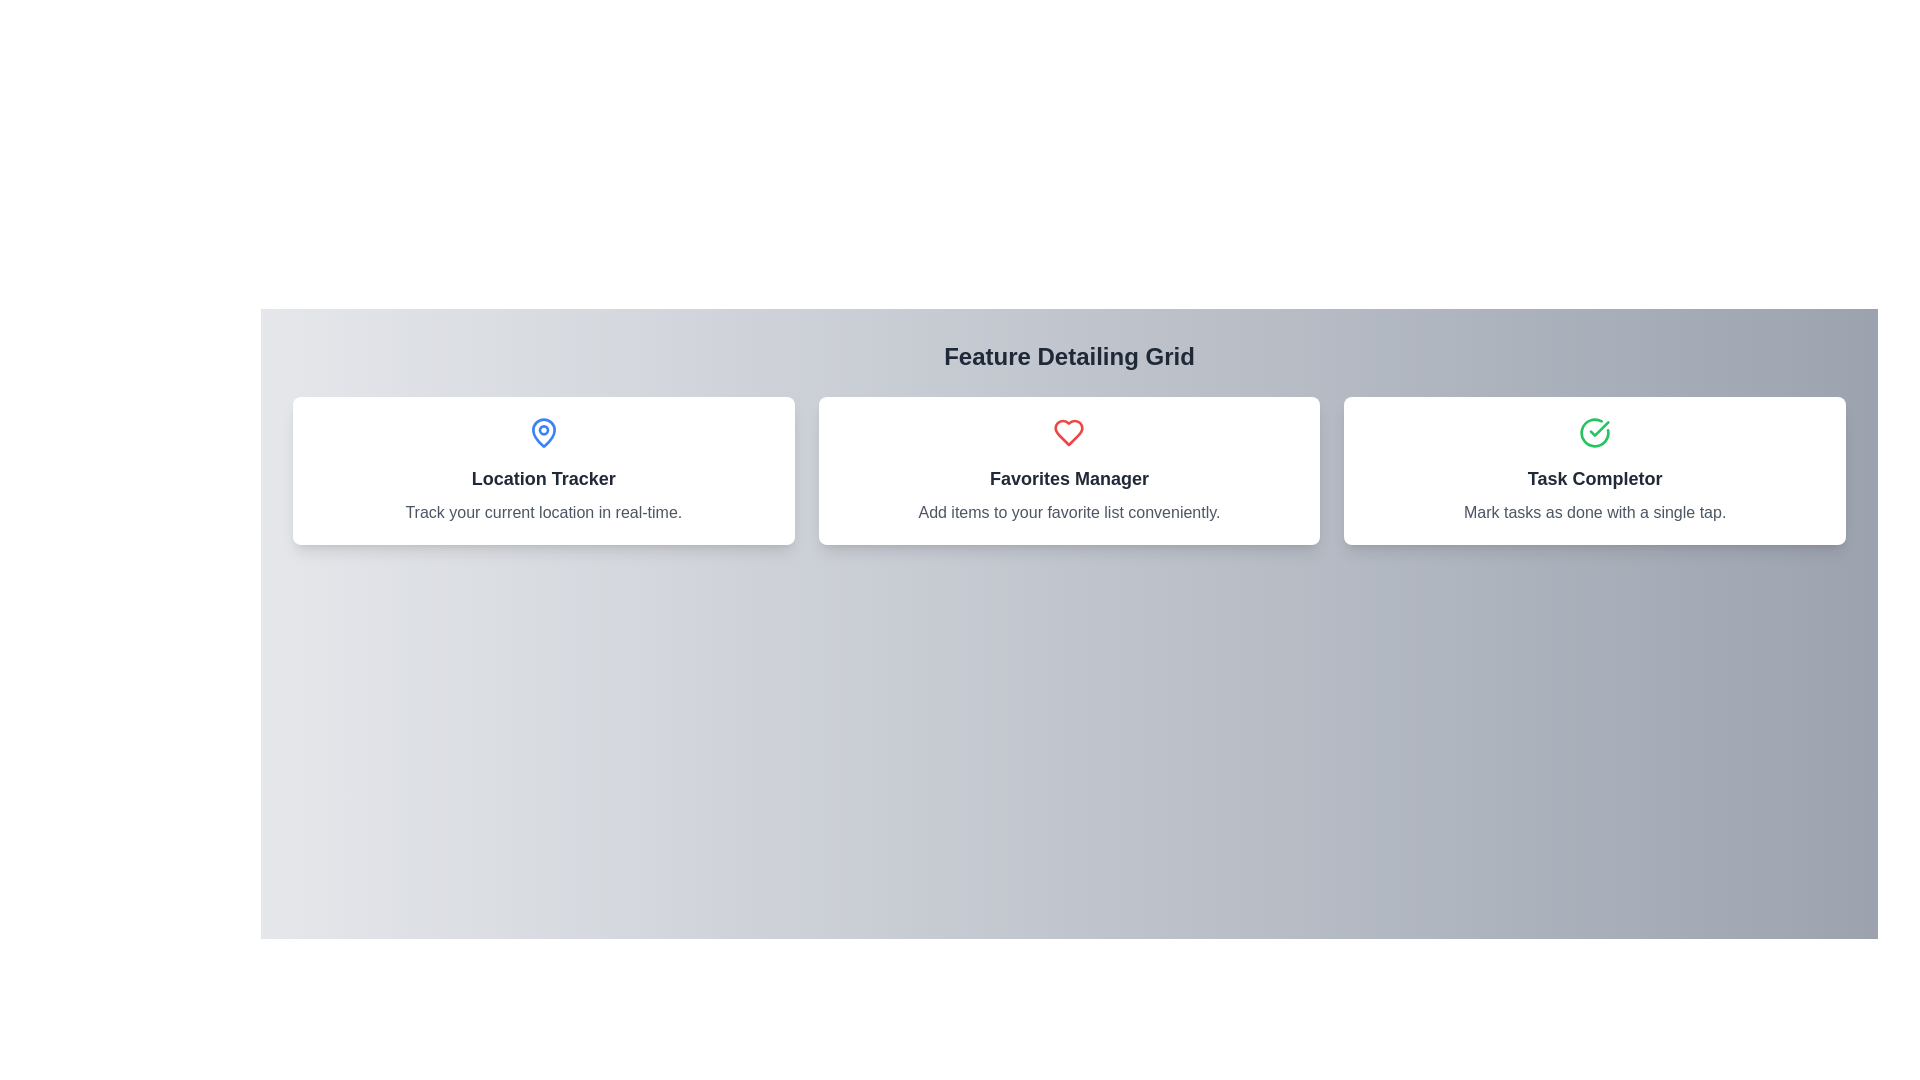  I want to click on the symbolic meaning of the map pin icon, which is styled with a blue outline, so click(543, 431).